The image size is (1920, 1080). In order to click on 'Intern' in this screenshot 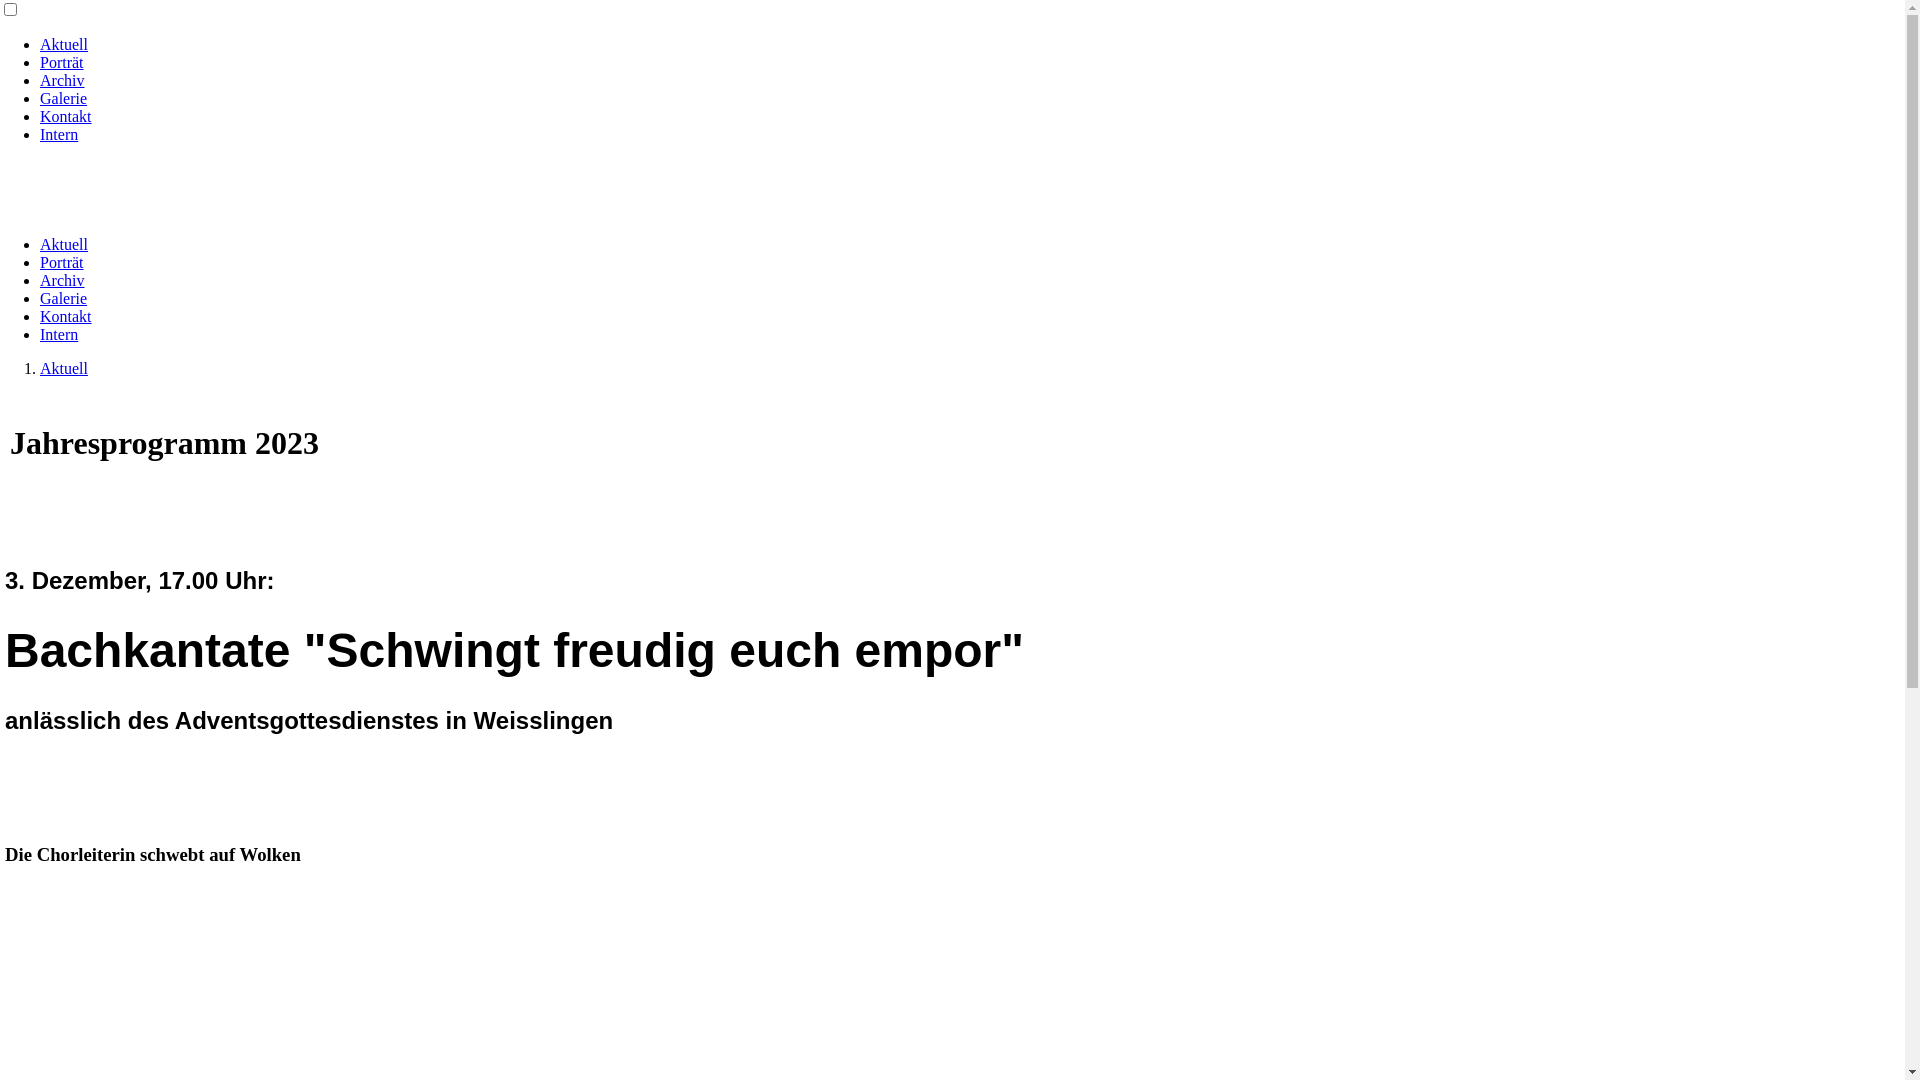, I will do `click(58, 134)`.